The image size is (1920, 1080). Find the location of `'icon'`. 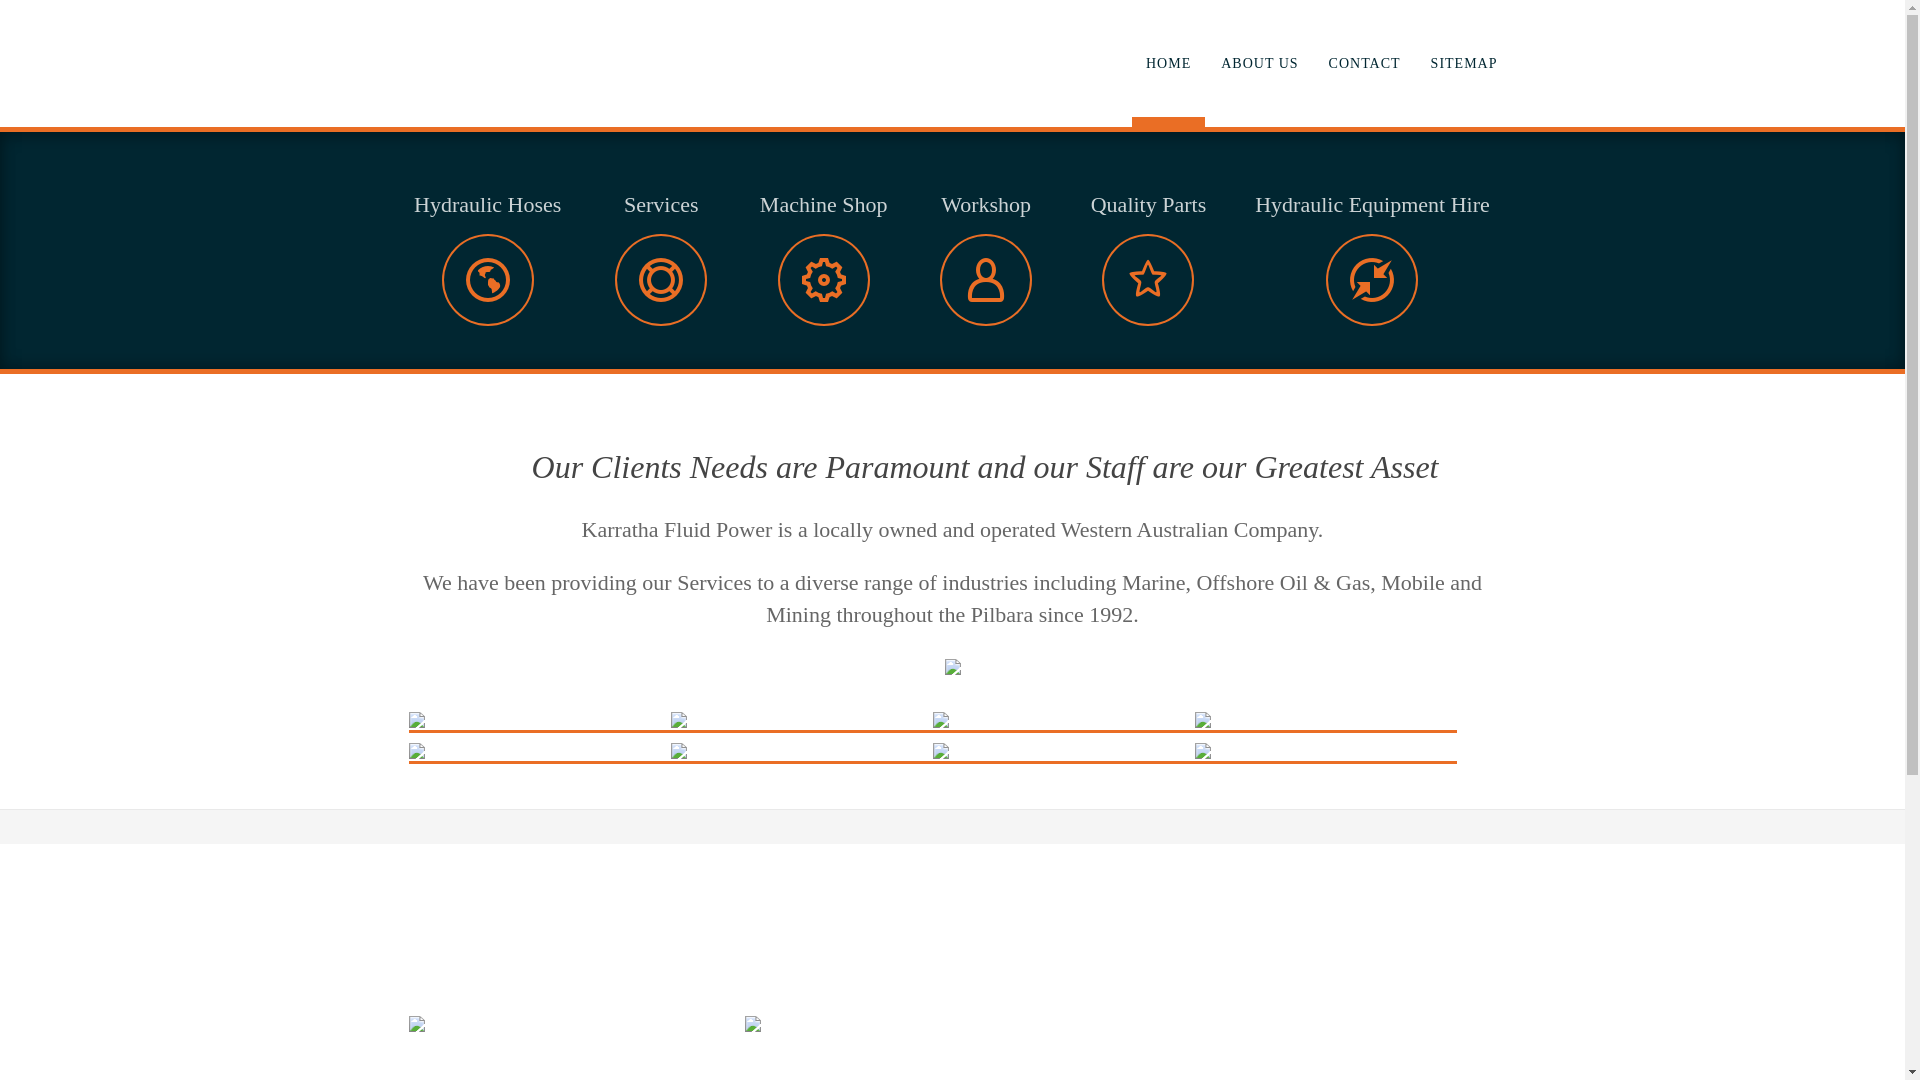

'icon' is located at coordinates (661, 280).